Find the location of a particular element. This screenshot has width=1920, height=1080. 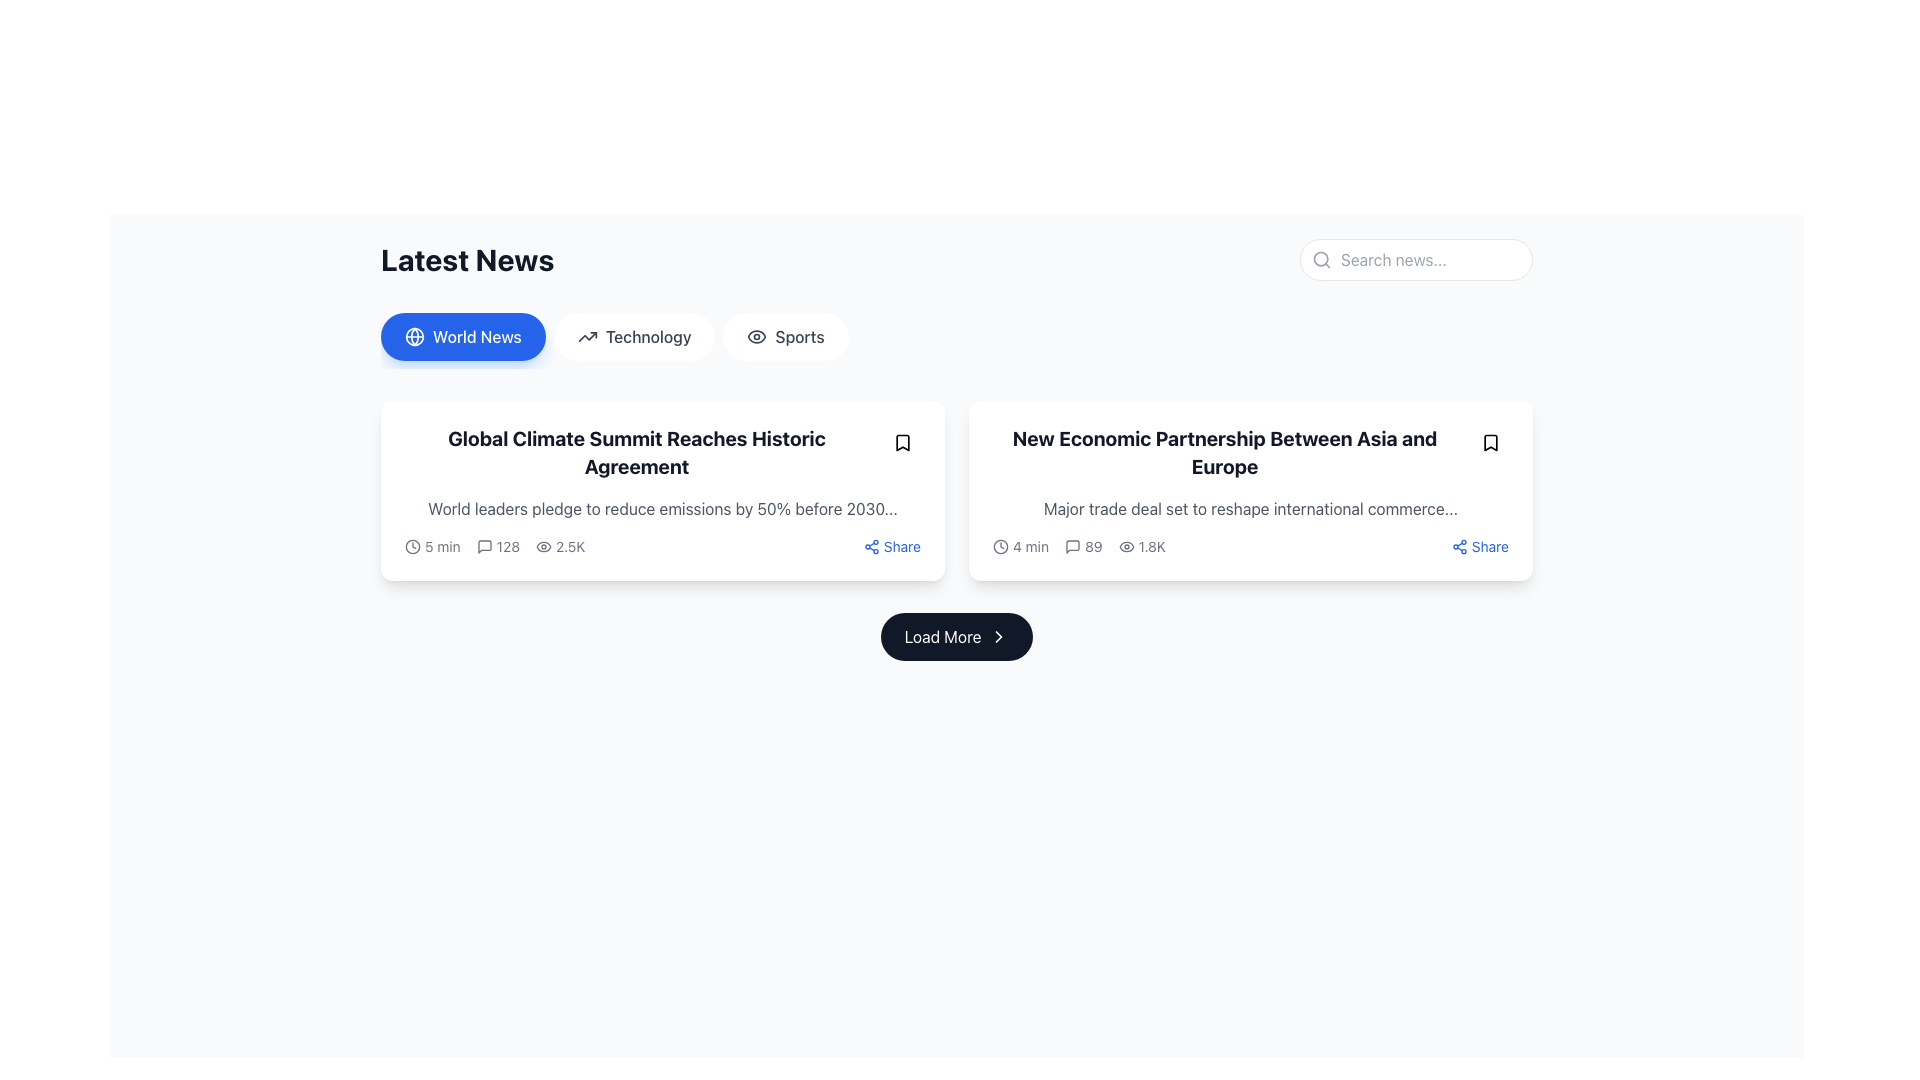

the minimalistic clock icon located at the top-left corner of the first card, adjacent to the text '5 min' is located at coordinates (411, 547).